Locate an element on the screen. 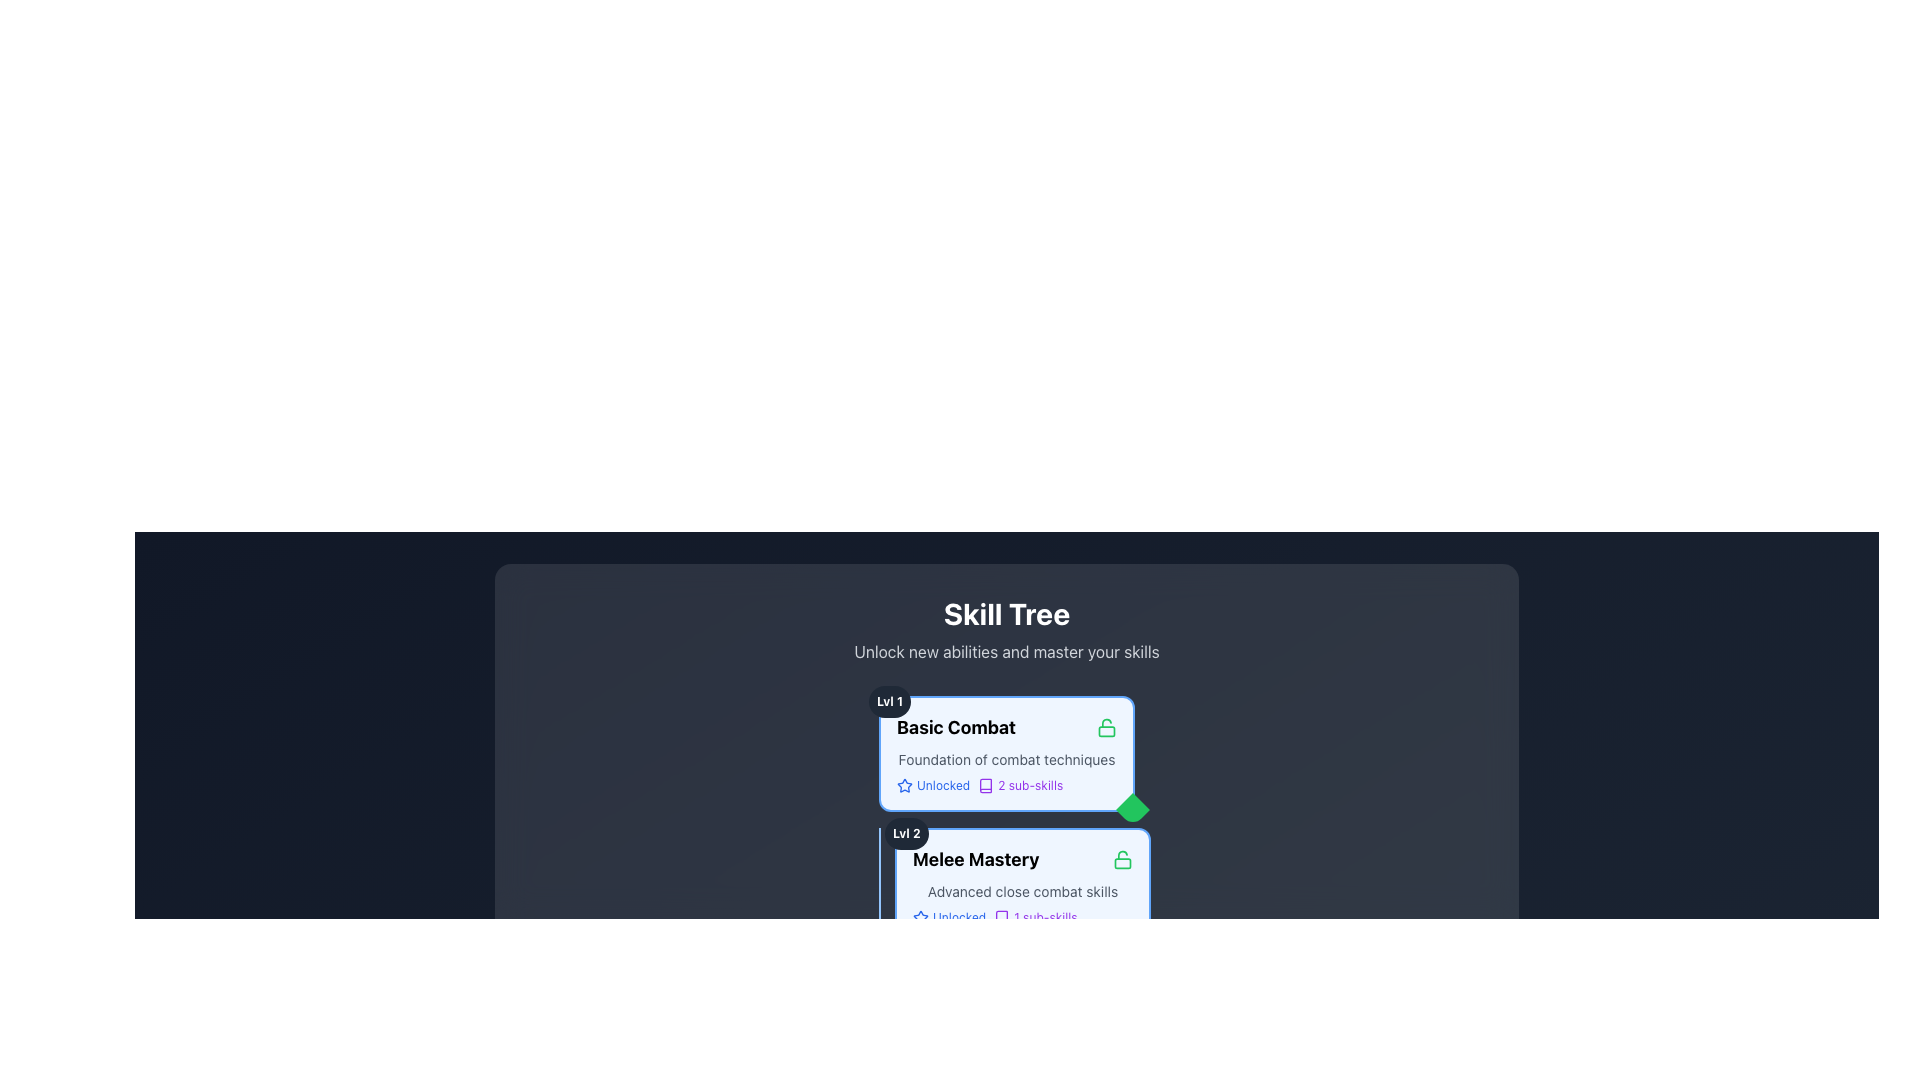 The width and height of the screenshot is (1920, 1080). the text label displaying 'Lvl 1' which is styled in a small bold font, white color on a dark background, located in a rounded rectangular badge near the top-left corner of the 'Basic Combat' section in the skill tree interface is located at coordinates (889, 701).